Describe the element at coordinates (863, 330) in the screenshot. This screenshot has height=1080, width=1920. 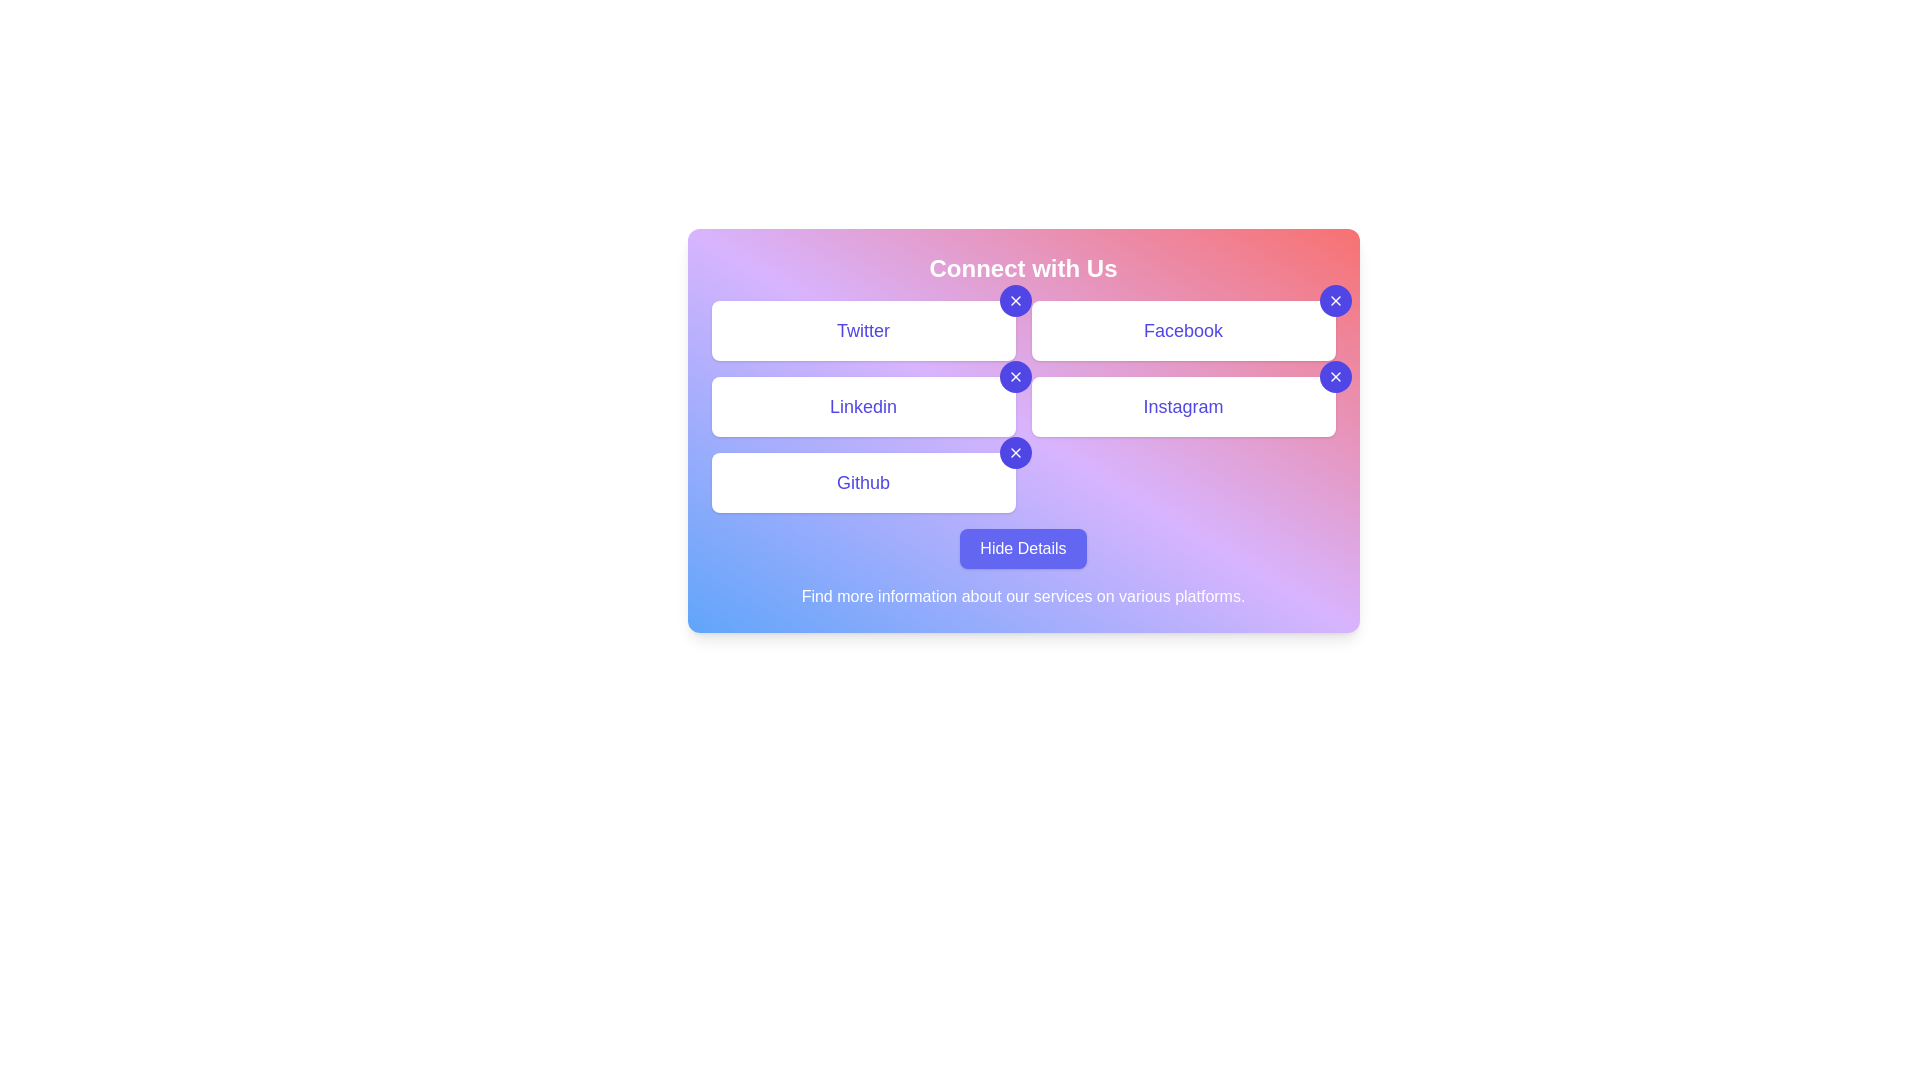
I see `or read the 'Twitter' label from the Card element located in the top-left corner of the grid layout` at that location.